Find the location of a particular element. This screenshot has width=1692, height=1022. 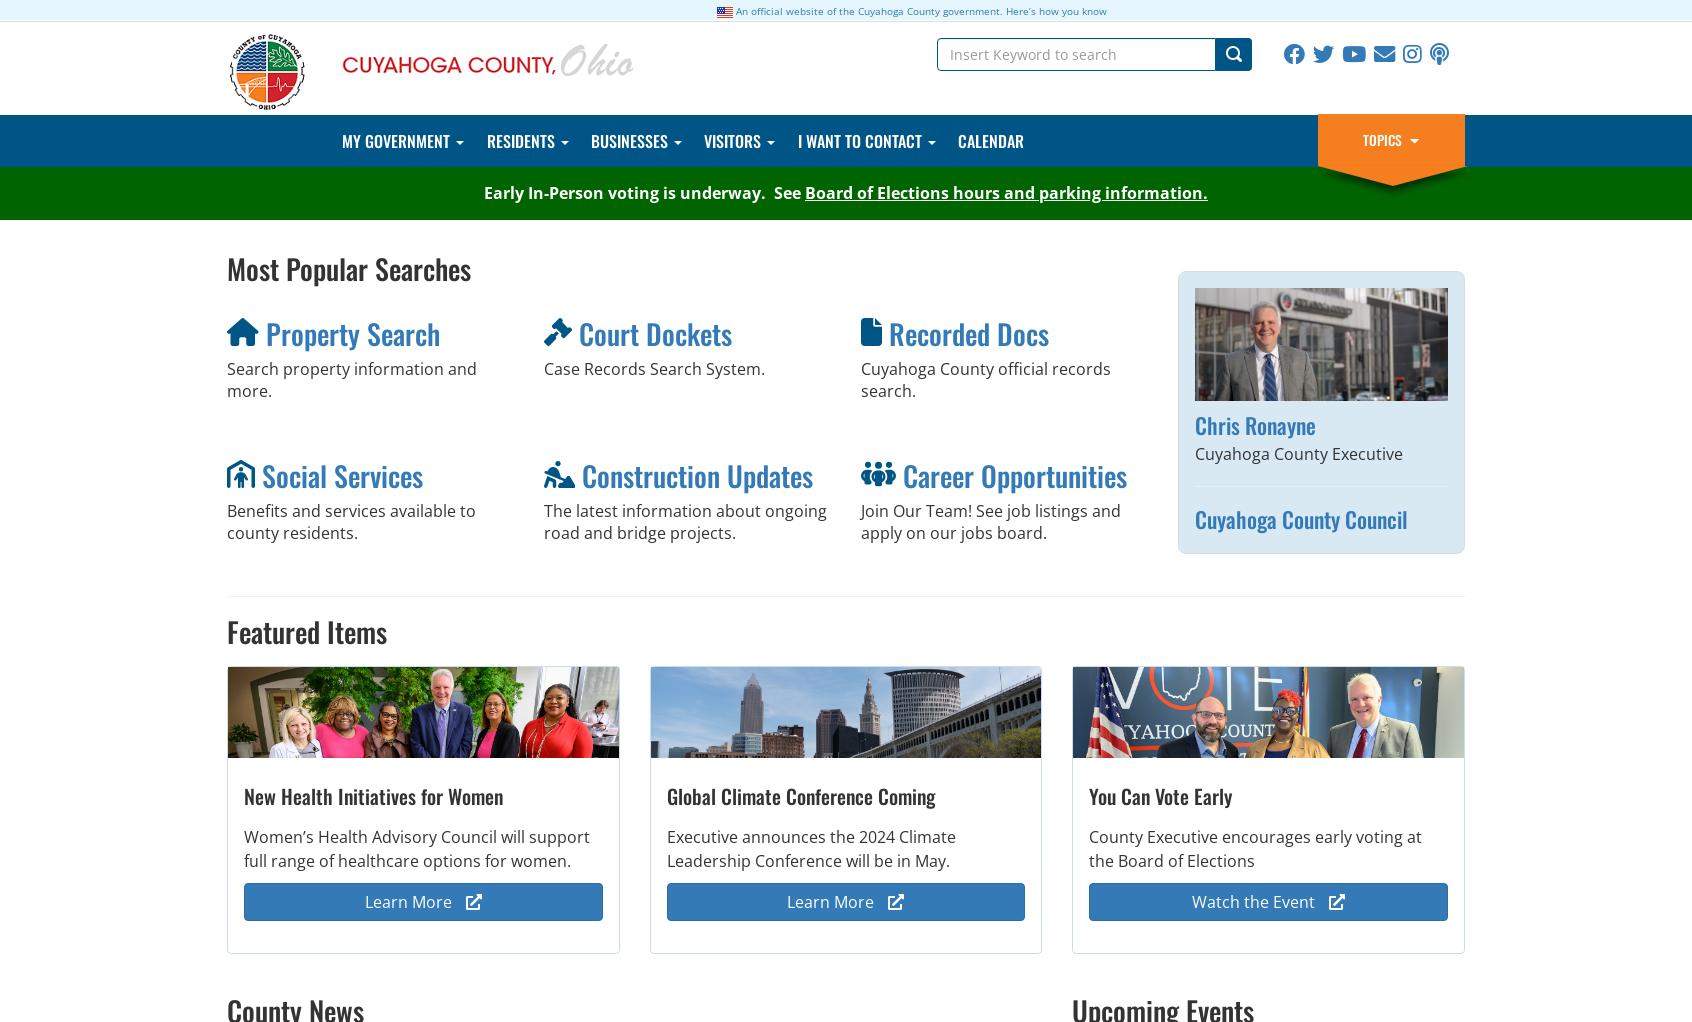

'Early In-Person voting is underway.  See' is located at coordinates (483, 192).